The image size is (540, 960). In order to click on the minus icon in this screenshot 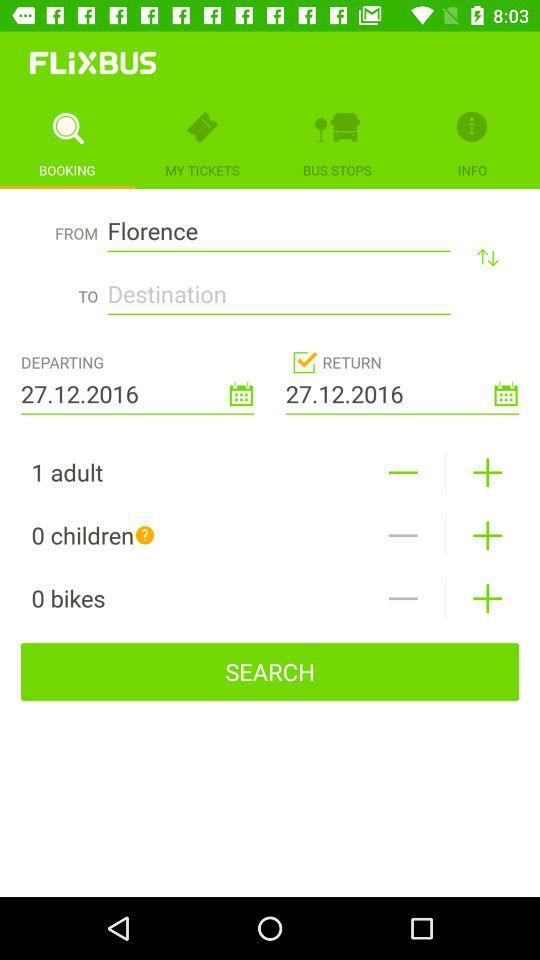, I will do `click(403, 534)`.